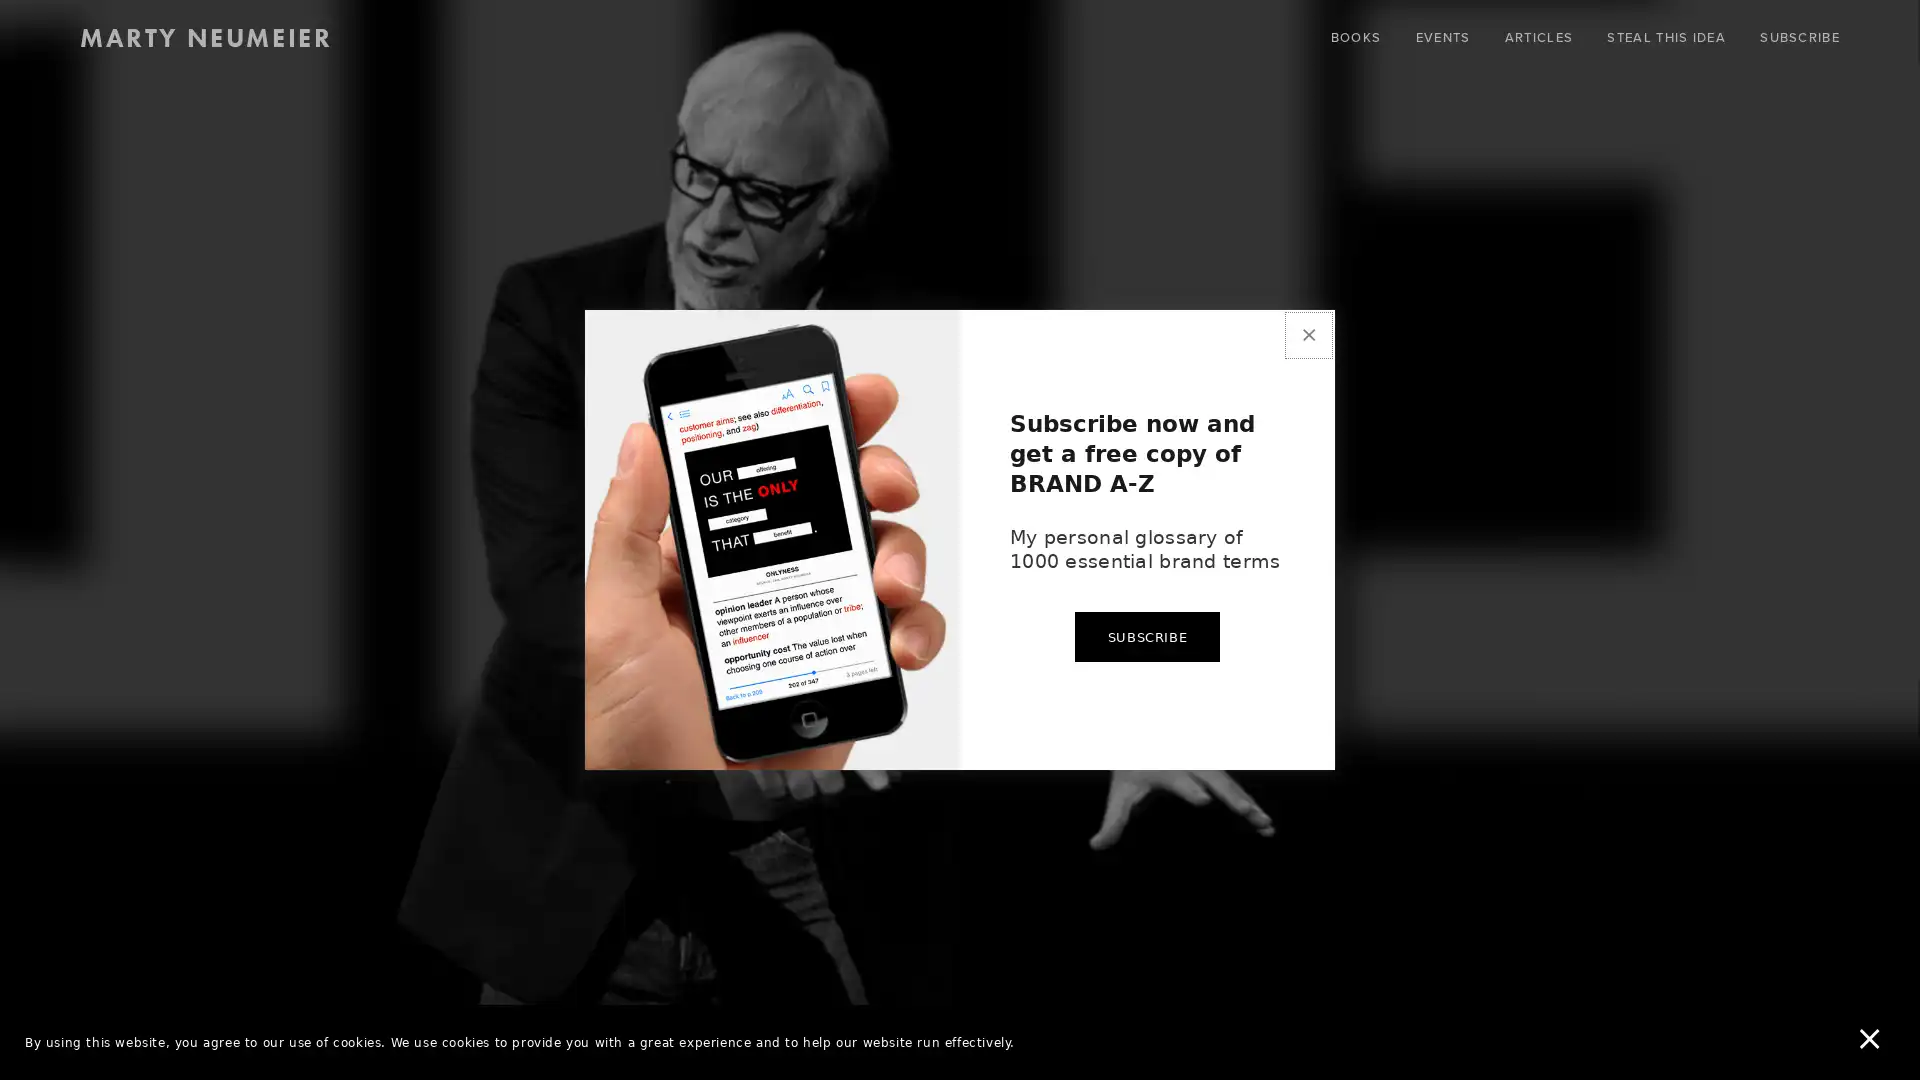  What do you see at coordinates (1308, 299) in the screenshot?
I see `Close` at bounding box center [1308, 299].